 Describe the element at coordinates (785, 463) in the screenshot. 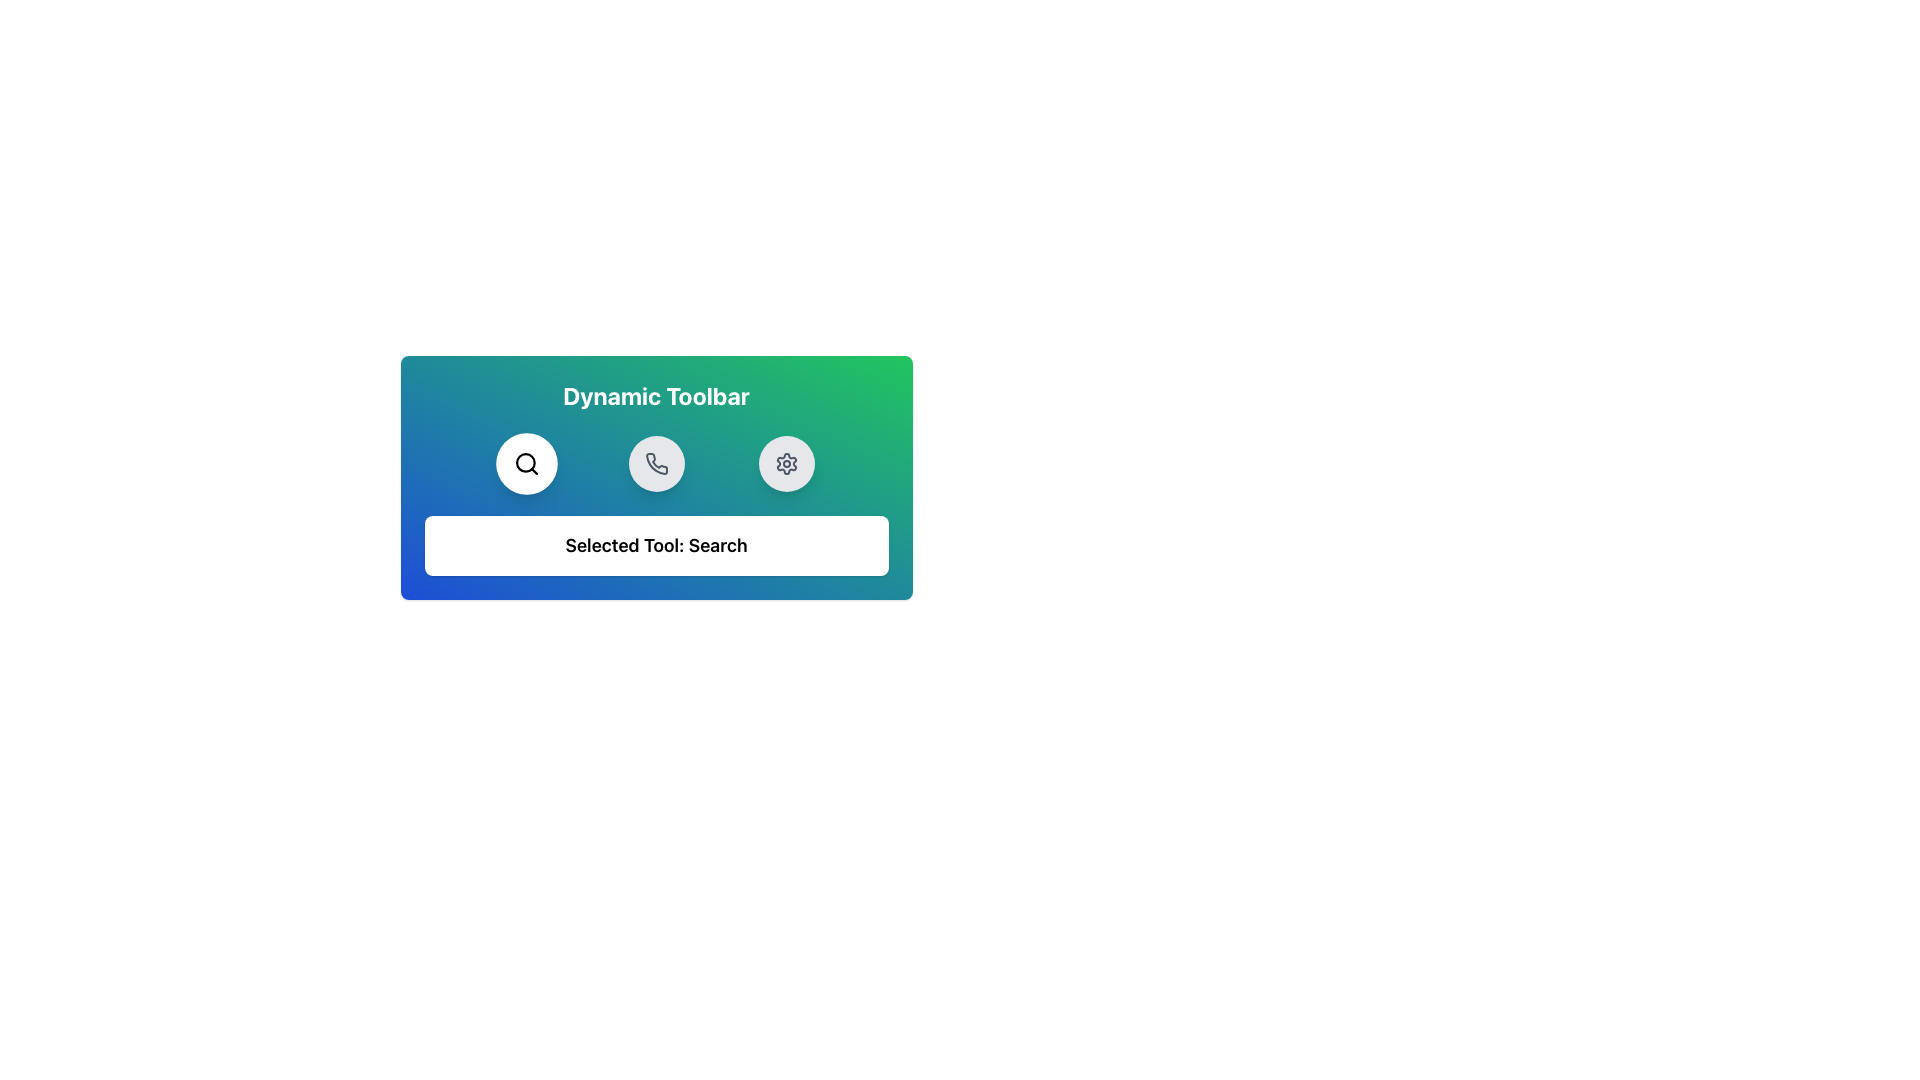

I see `the settings button located at the rightmost position in the toolbar` at that location.